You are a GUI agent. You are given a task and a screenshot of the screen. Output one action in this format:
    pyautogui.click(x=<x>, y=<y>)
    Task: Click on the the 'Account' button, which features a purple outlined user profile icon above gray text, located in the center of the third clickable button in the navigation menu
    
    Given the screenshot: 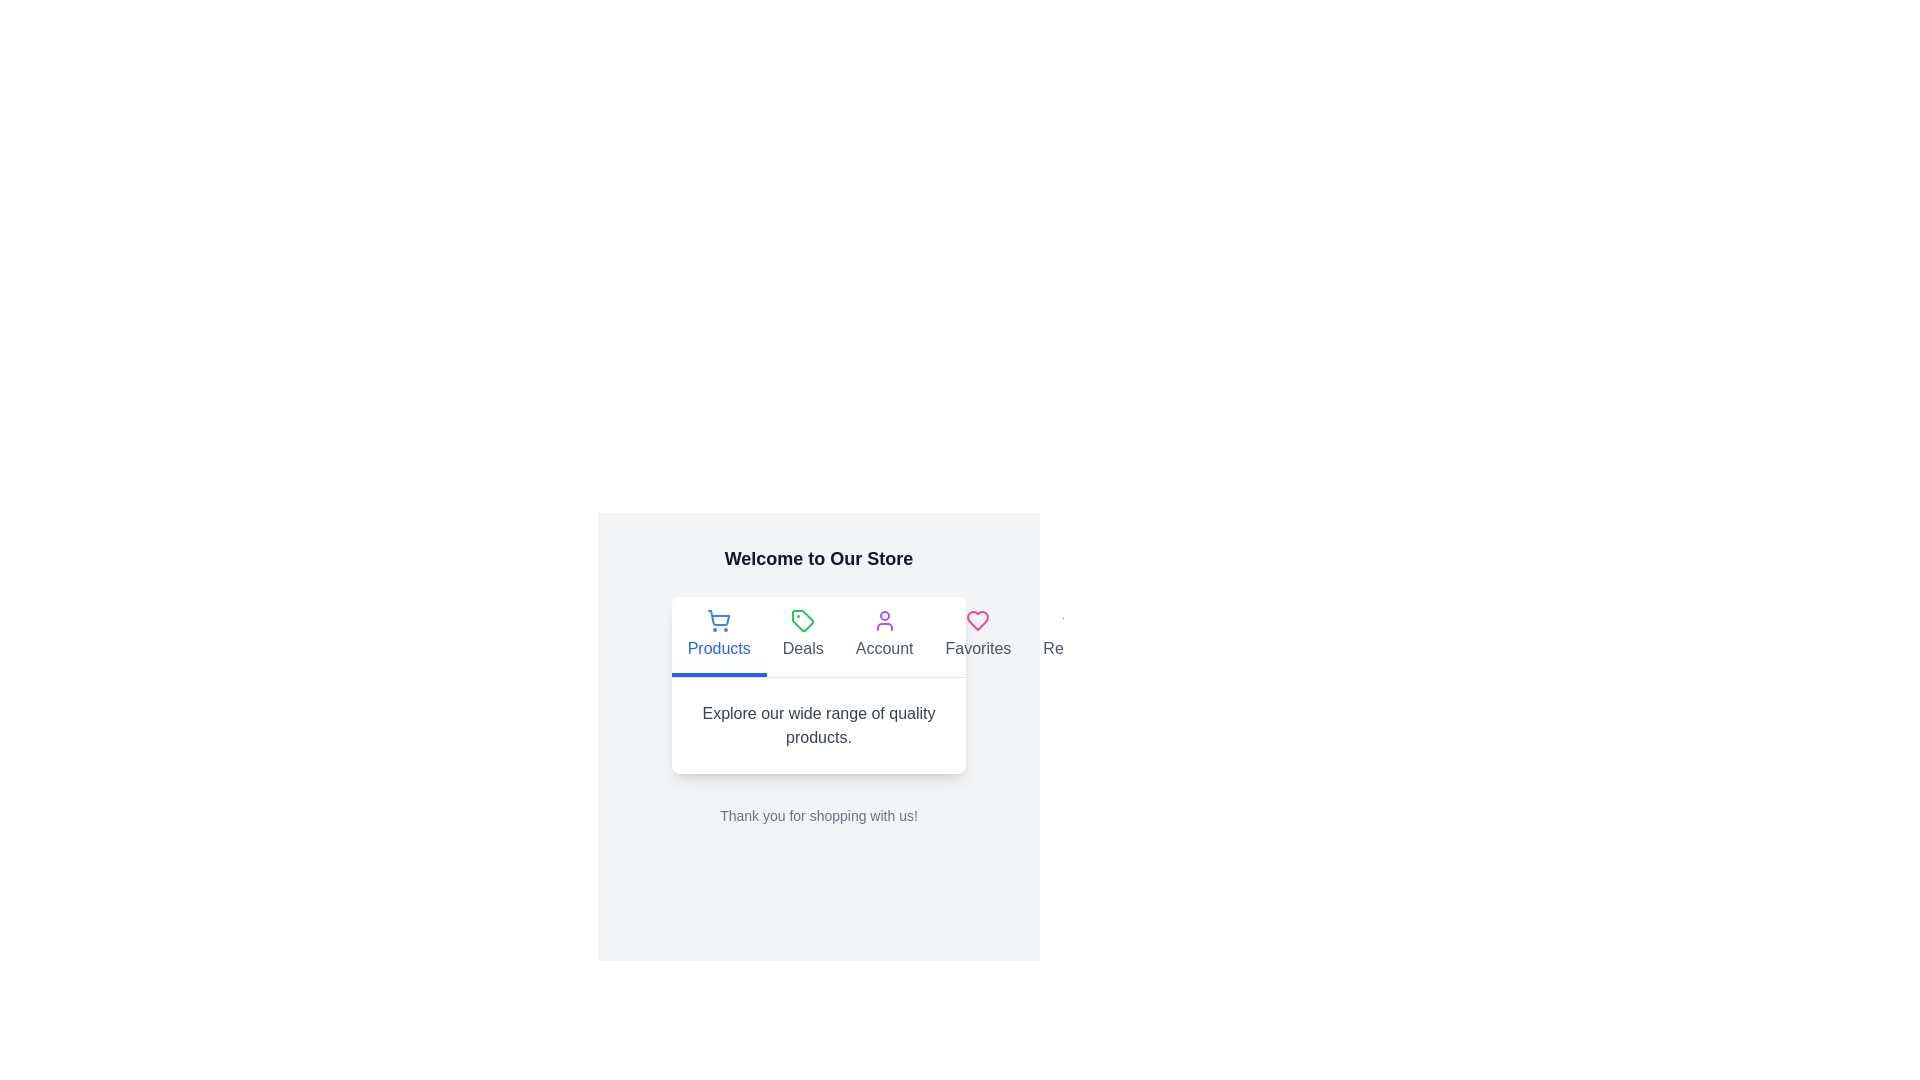 What is the action you would take?
    pyautogui.click(x=883, y=635)
    